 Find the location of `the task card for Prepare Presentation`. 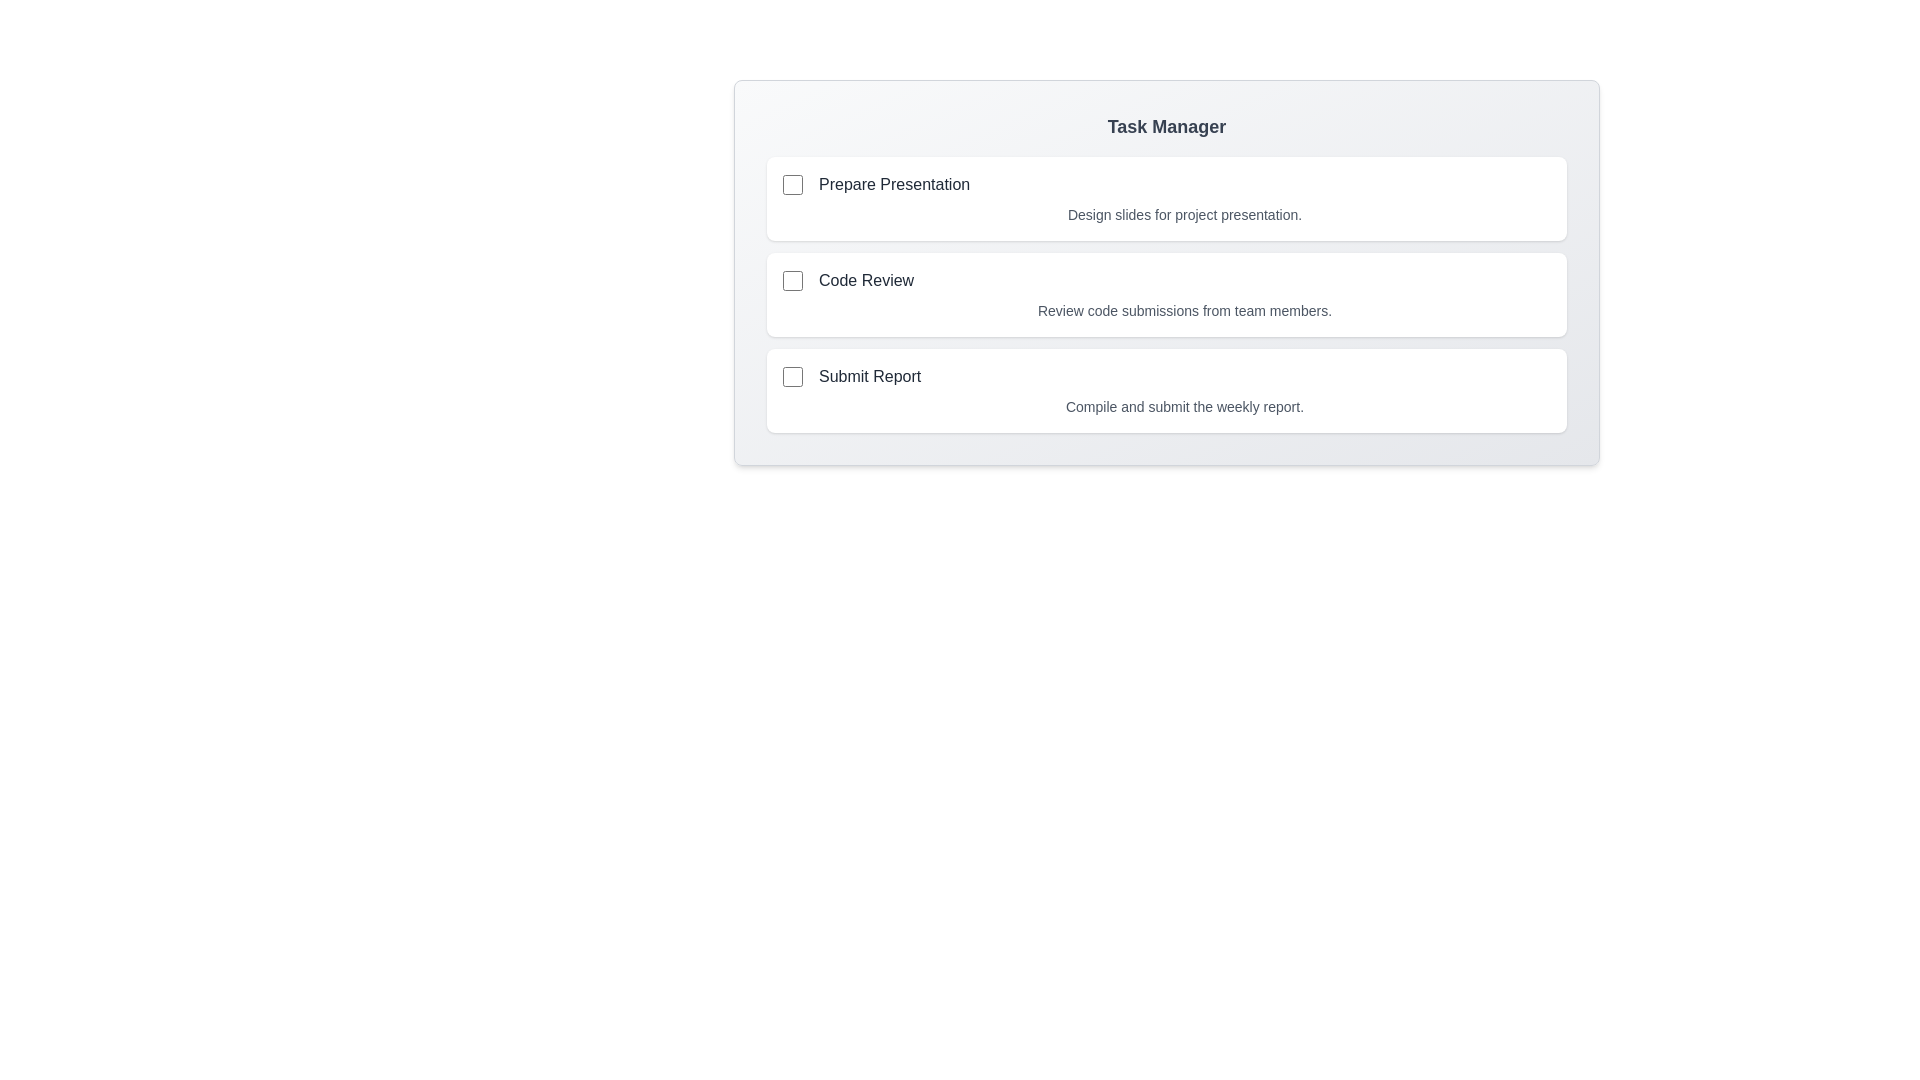

the task card for Prepare Presentation is located at coordinates (1166, 199).